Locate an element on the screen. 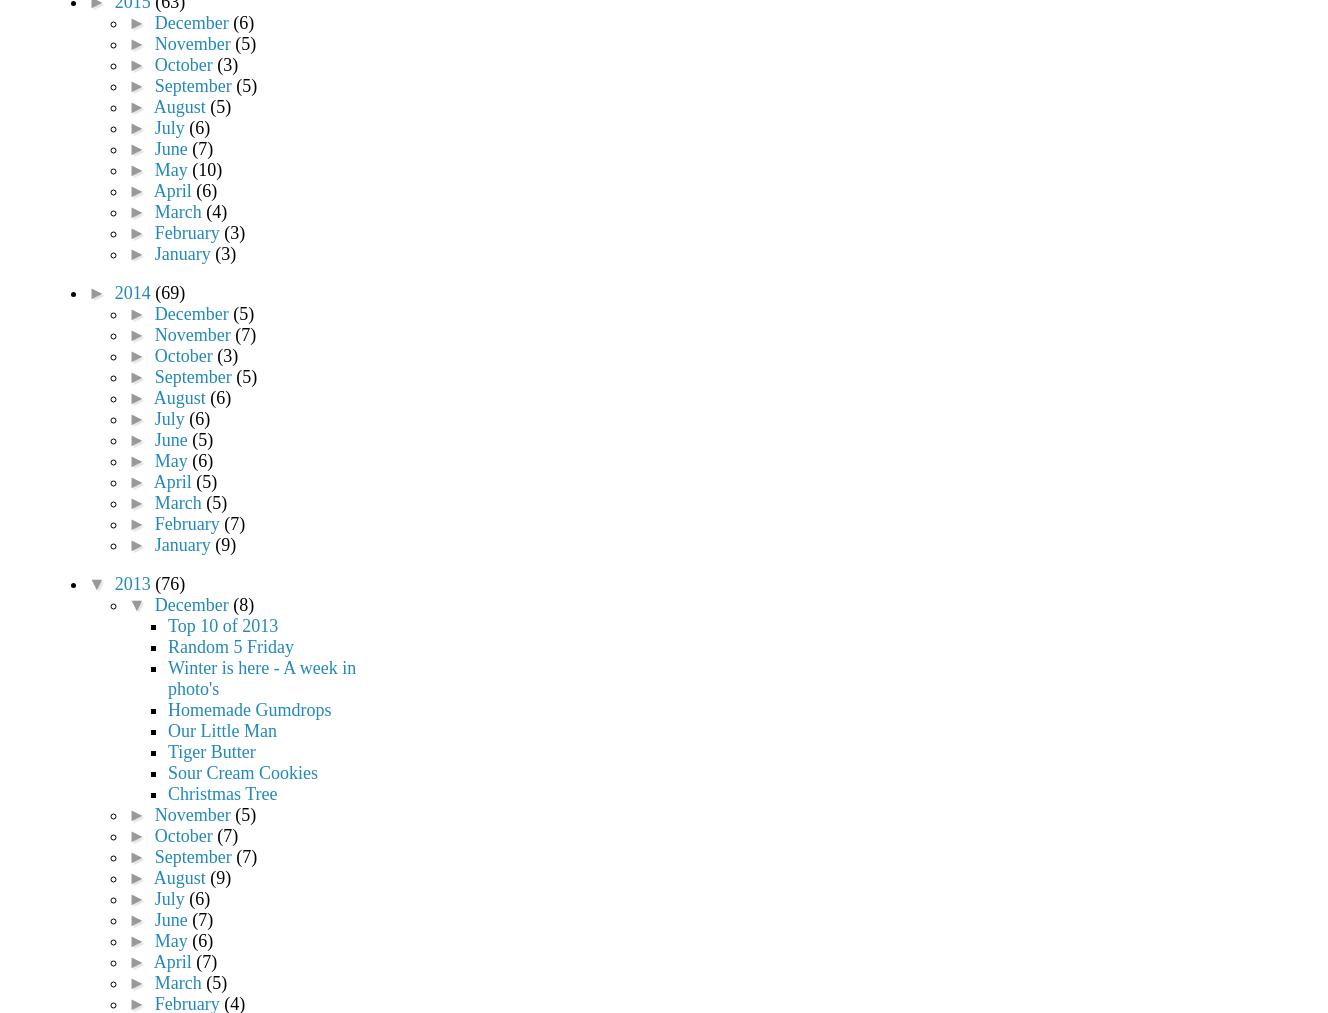 This screenshot has height=1013, width=1328. 'Tiger Butter' is located at coordinates (211, 751).